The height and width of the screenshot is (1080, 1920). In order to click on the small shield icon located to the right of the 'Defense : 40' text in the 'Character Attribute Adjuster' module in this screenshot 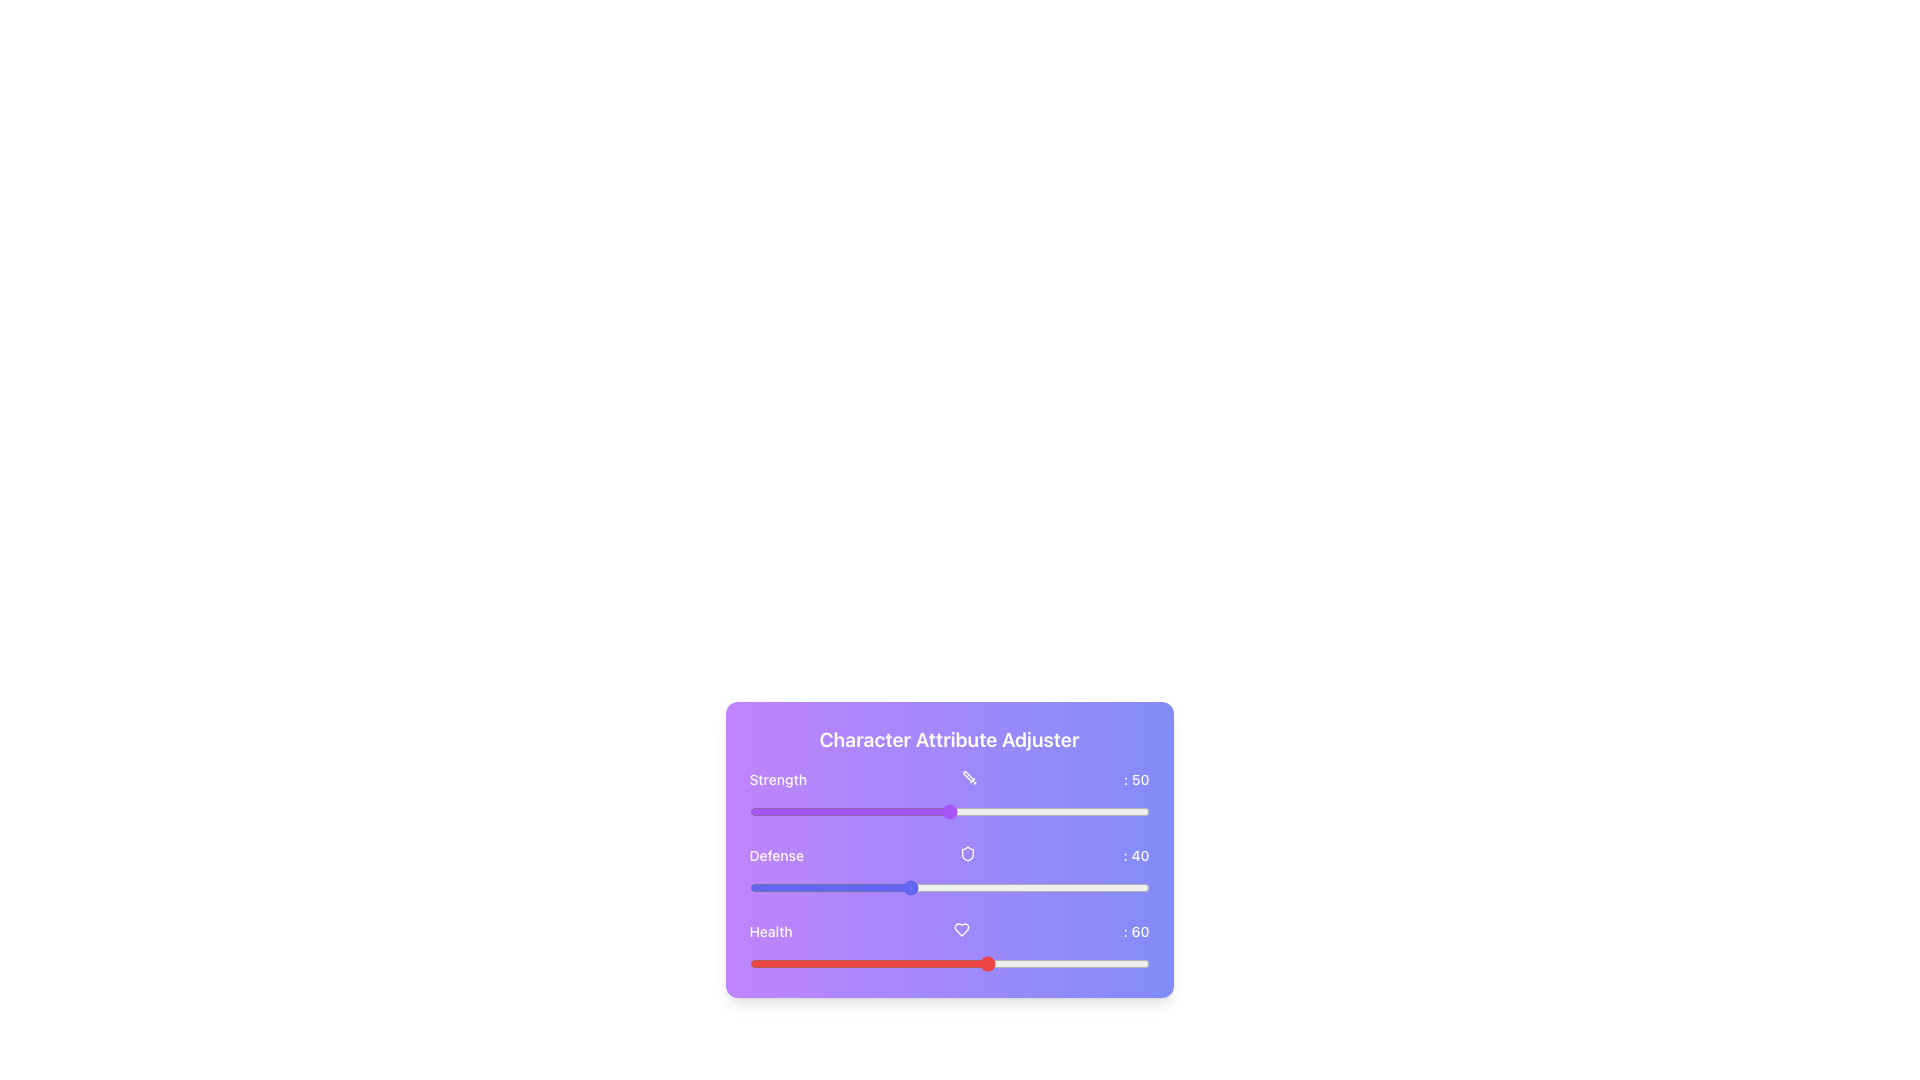, I will do `click(967, 853)`.